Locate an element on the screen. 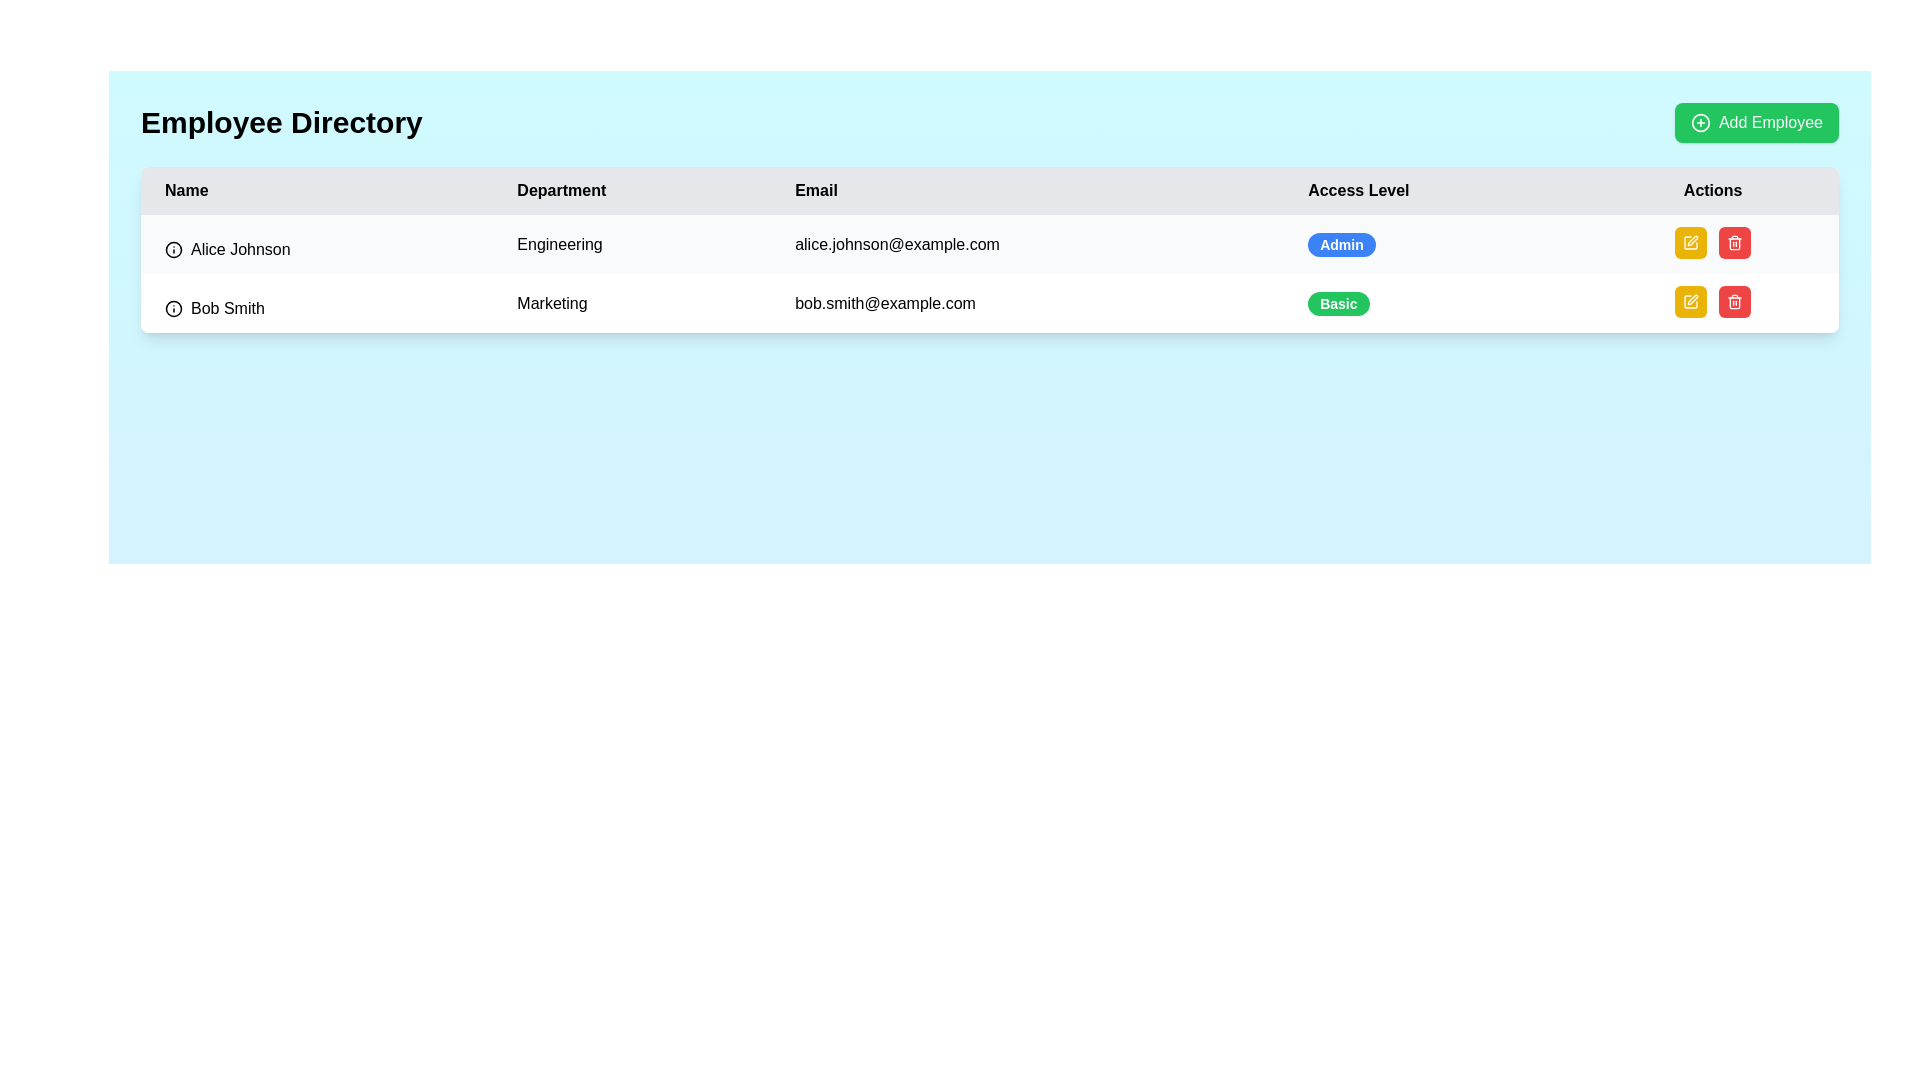 This screenshot has width=1920, height=1080. the edit button in the second row of the employee table is located at coordinates (1690, 301).